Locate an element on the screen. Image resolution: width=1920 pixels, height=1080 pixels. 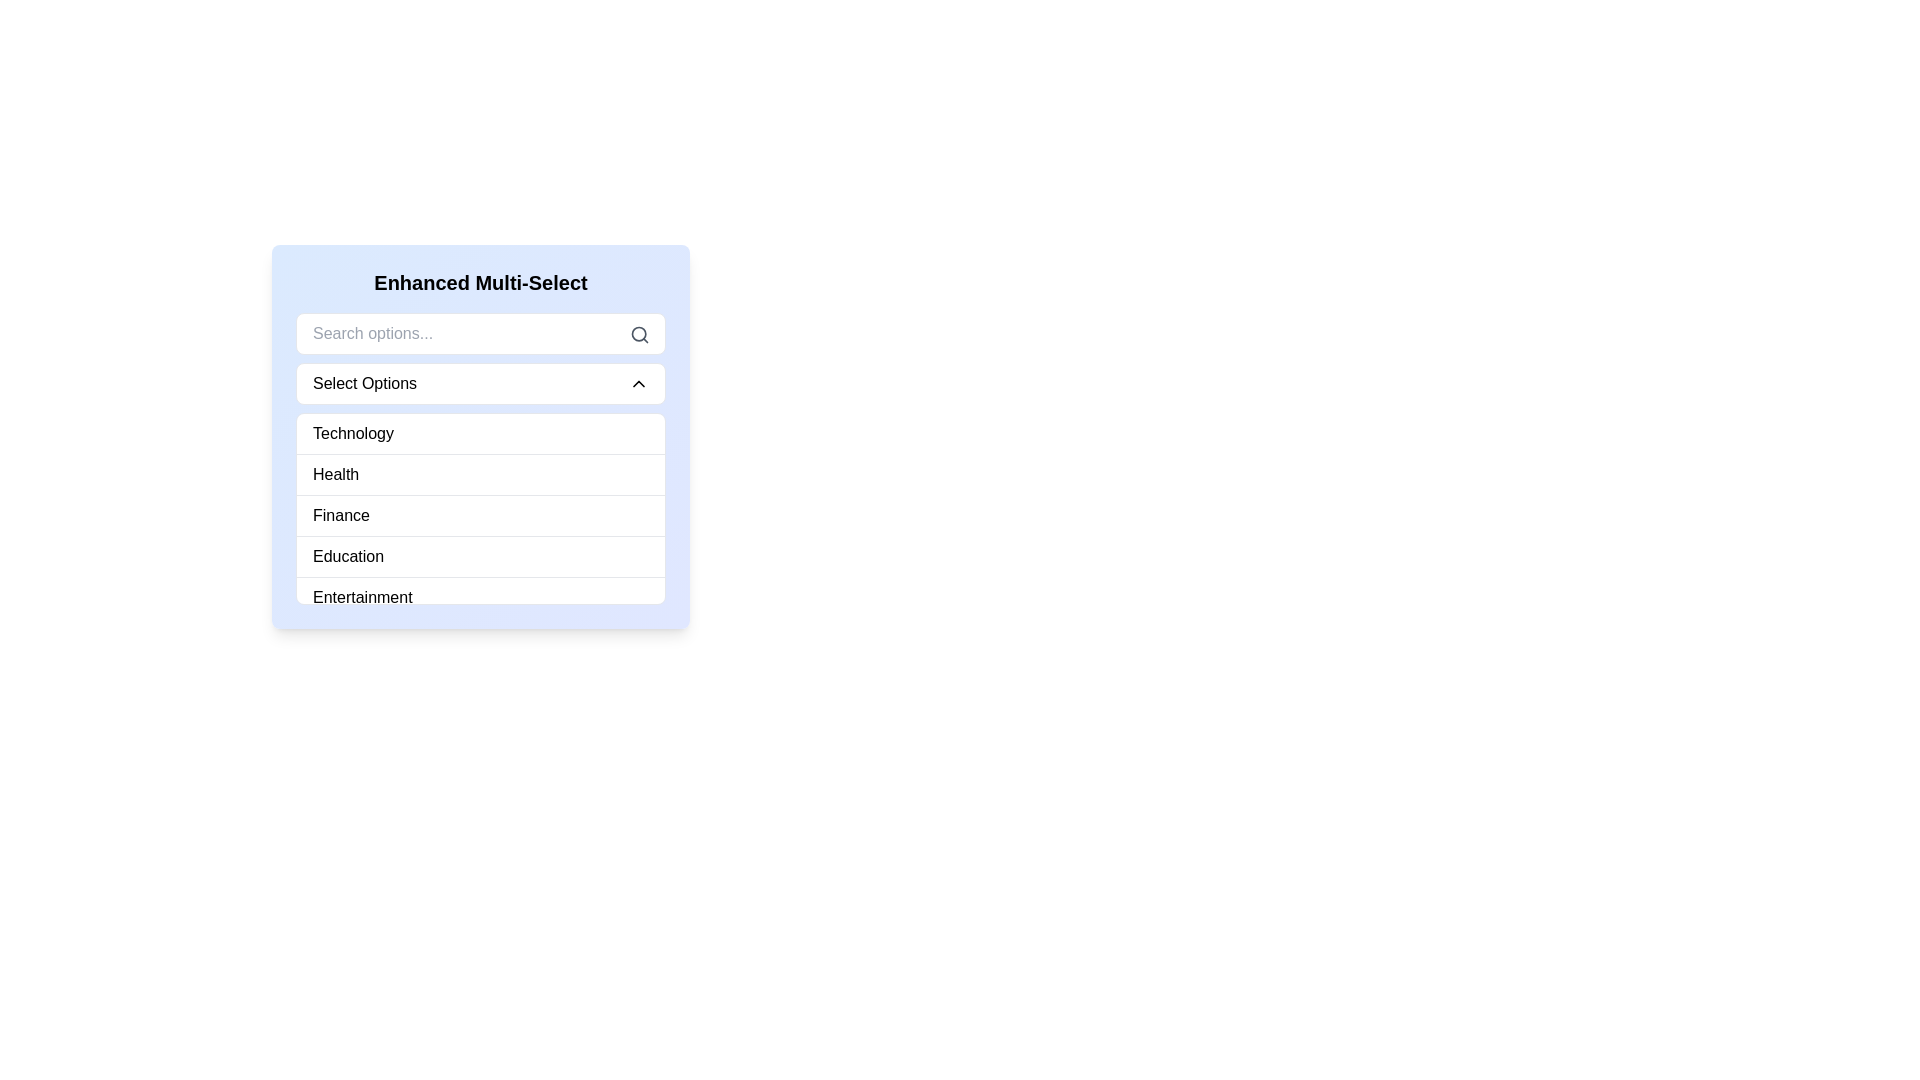
the 'Select Options' static text label, which is positioned near the top of the dropdown area and has a bold font style with black text on a white background is located at coordinates (364, 384).